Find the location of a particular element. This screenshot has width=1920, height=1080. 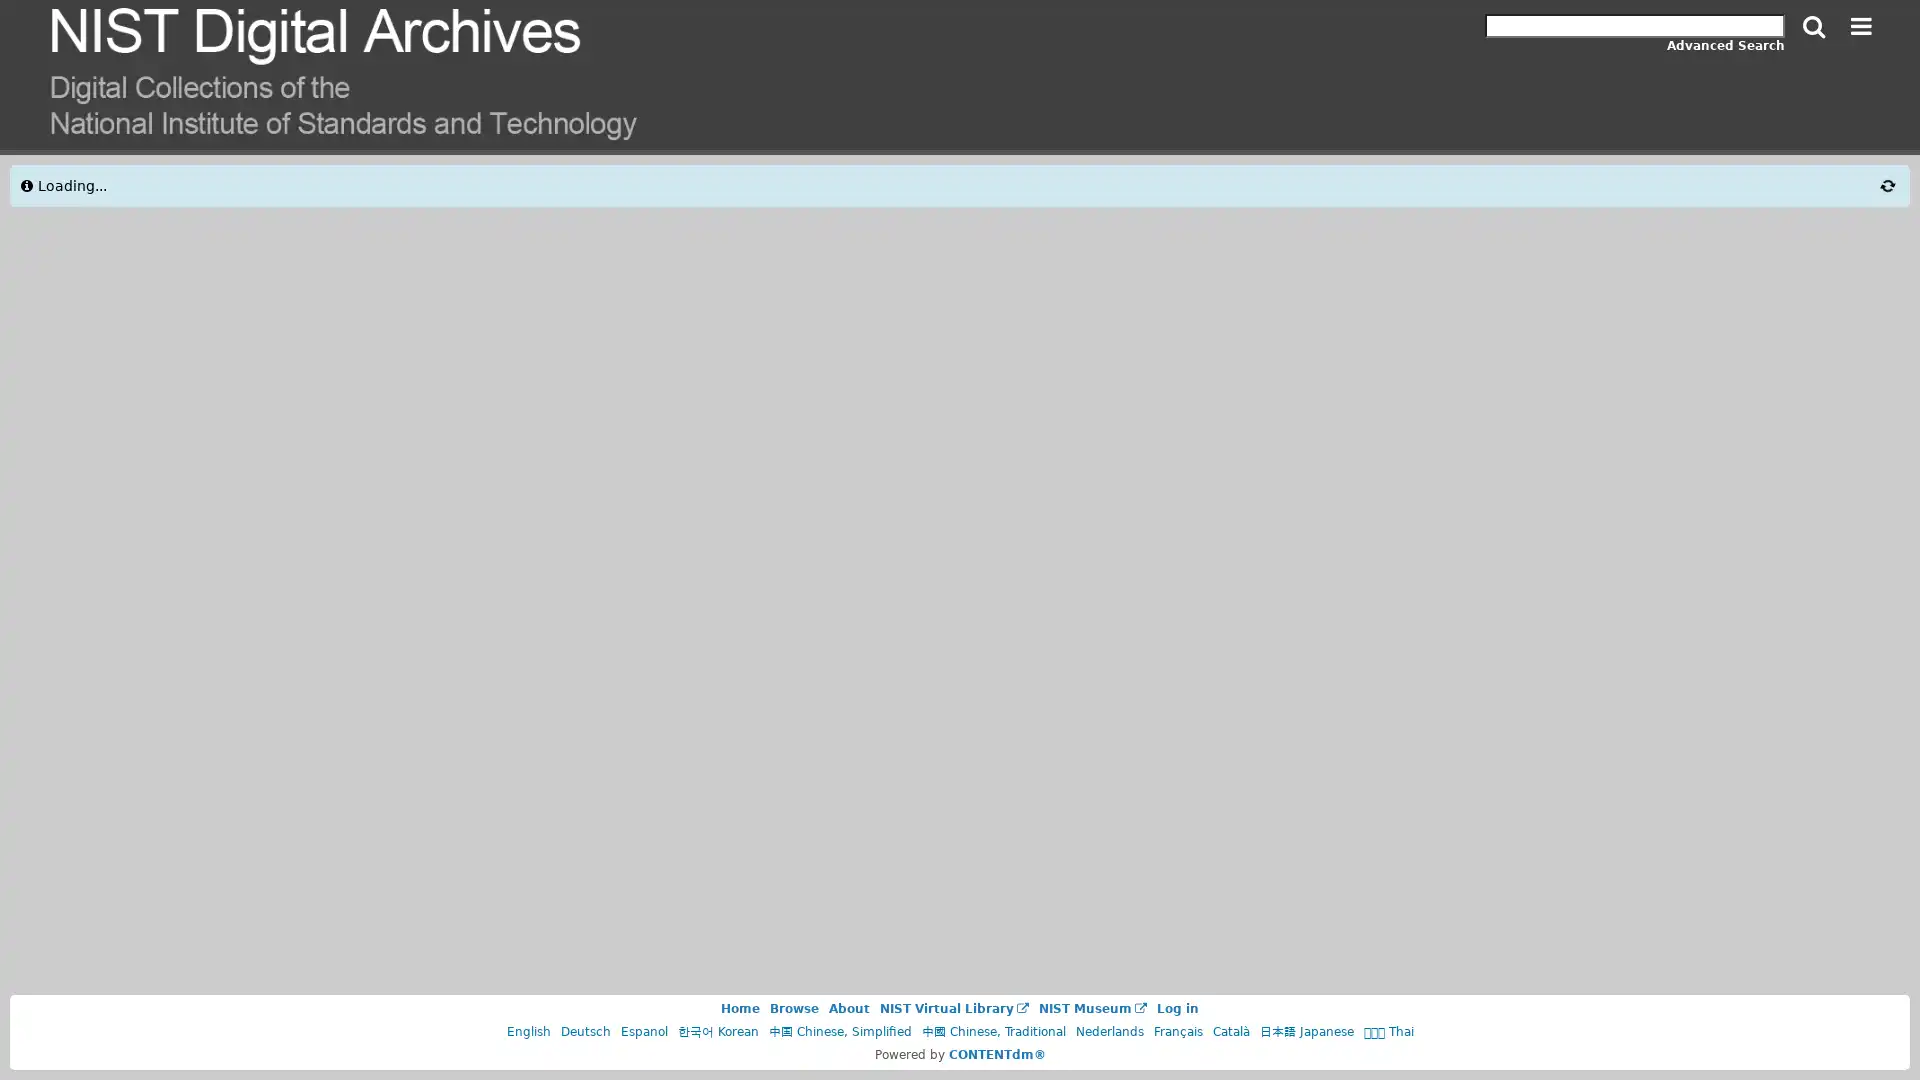

Show More is located at coordinates (242, 792).